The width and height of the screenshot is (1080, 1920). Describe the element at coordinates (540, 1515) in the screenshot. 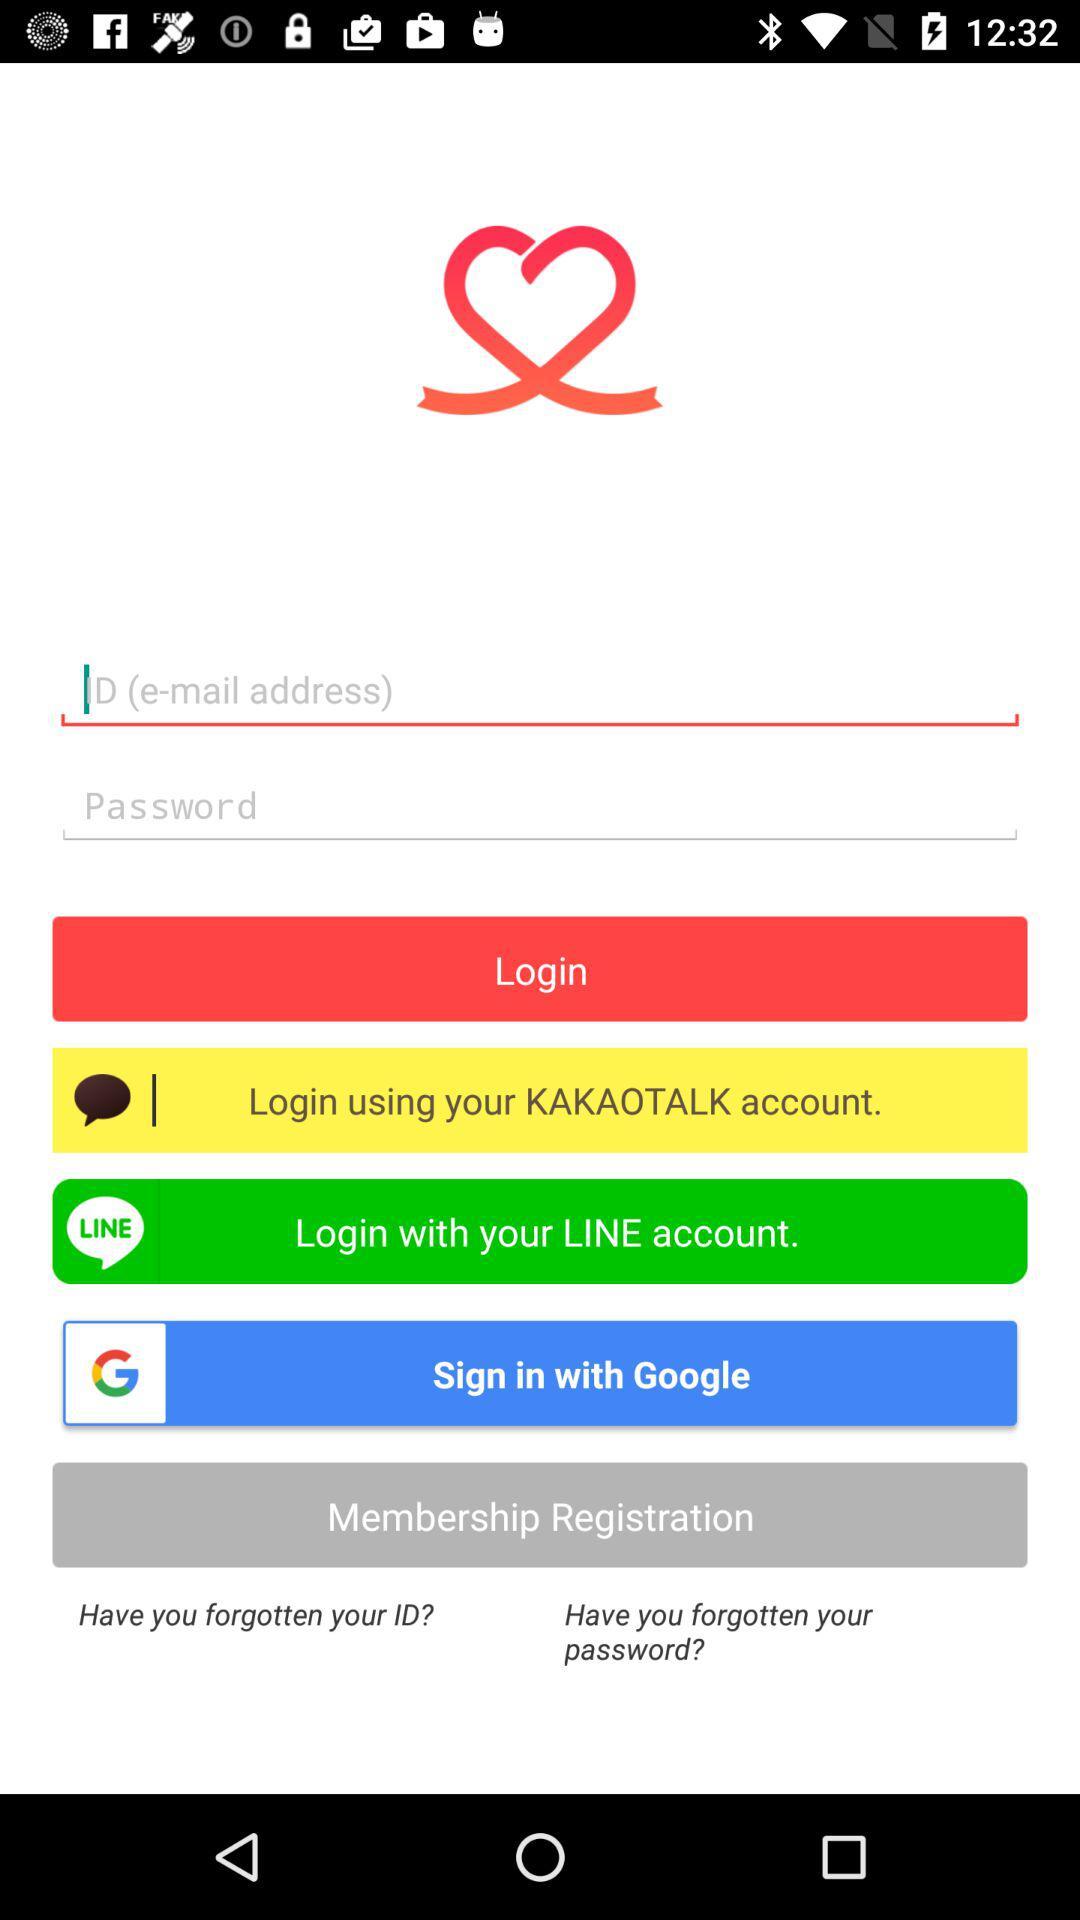

I see `the membership registration` at that location.